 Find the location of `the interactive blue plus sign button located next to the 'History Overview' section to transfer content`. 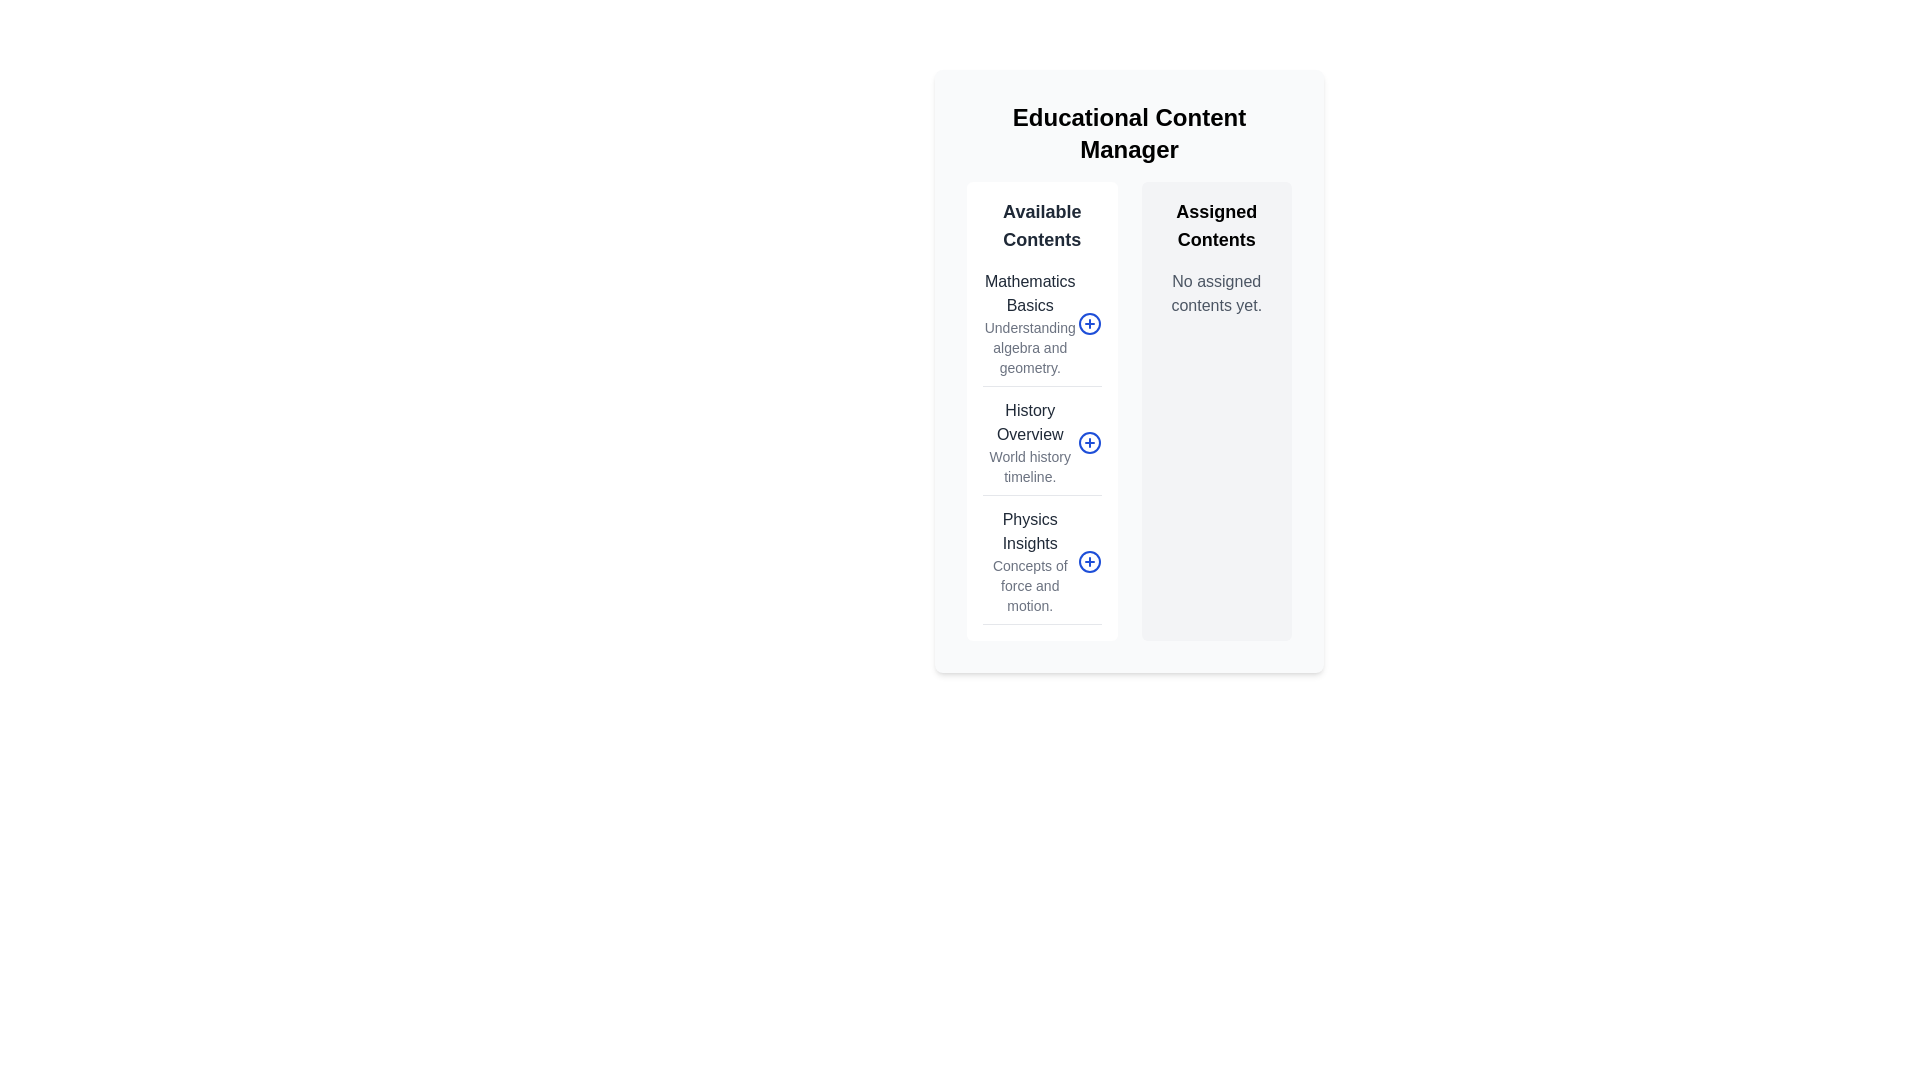

the interactive blue plus sign button located next to the 'History Overview' section to transfer content is located at coordinates (1041, 446).